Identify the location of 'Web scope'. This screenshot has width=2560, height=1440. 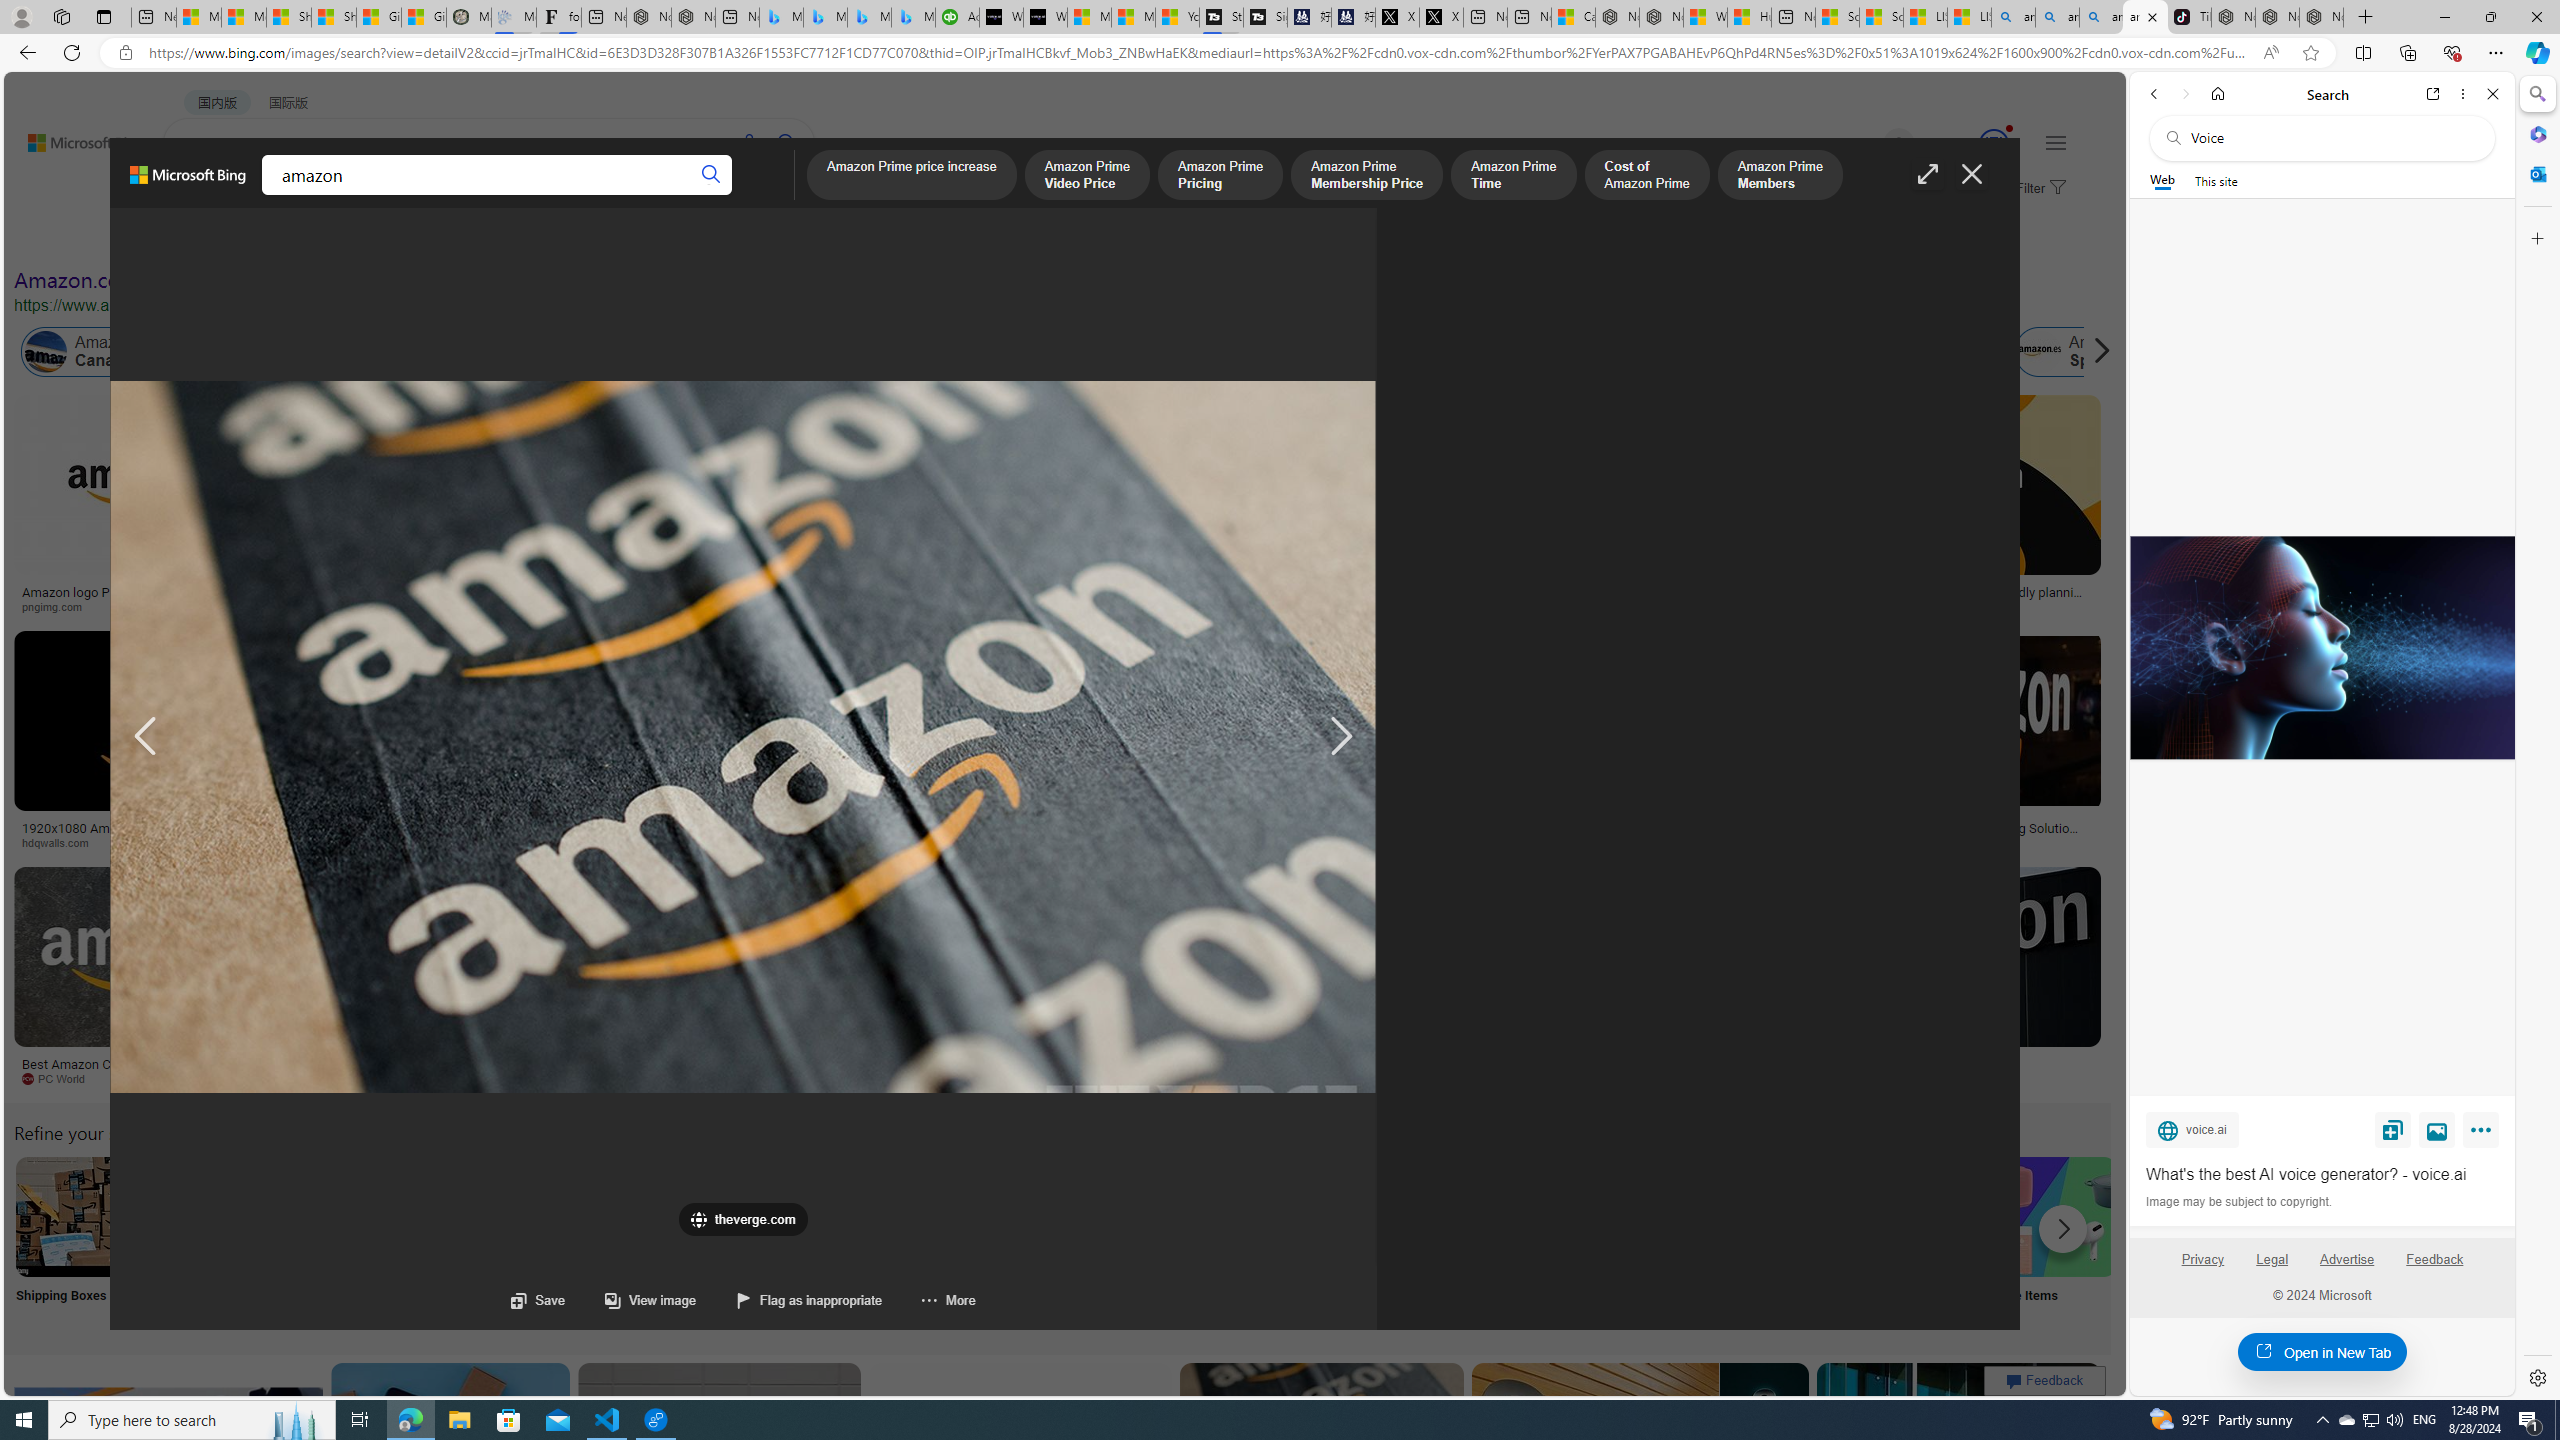
(2162, 180).